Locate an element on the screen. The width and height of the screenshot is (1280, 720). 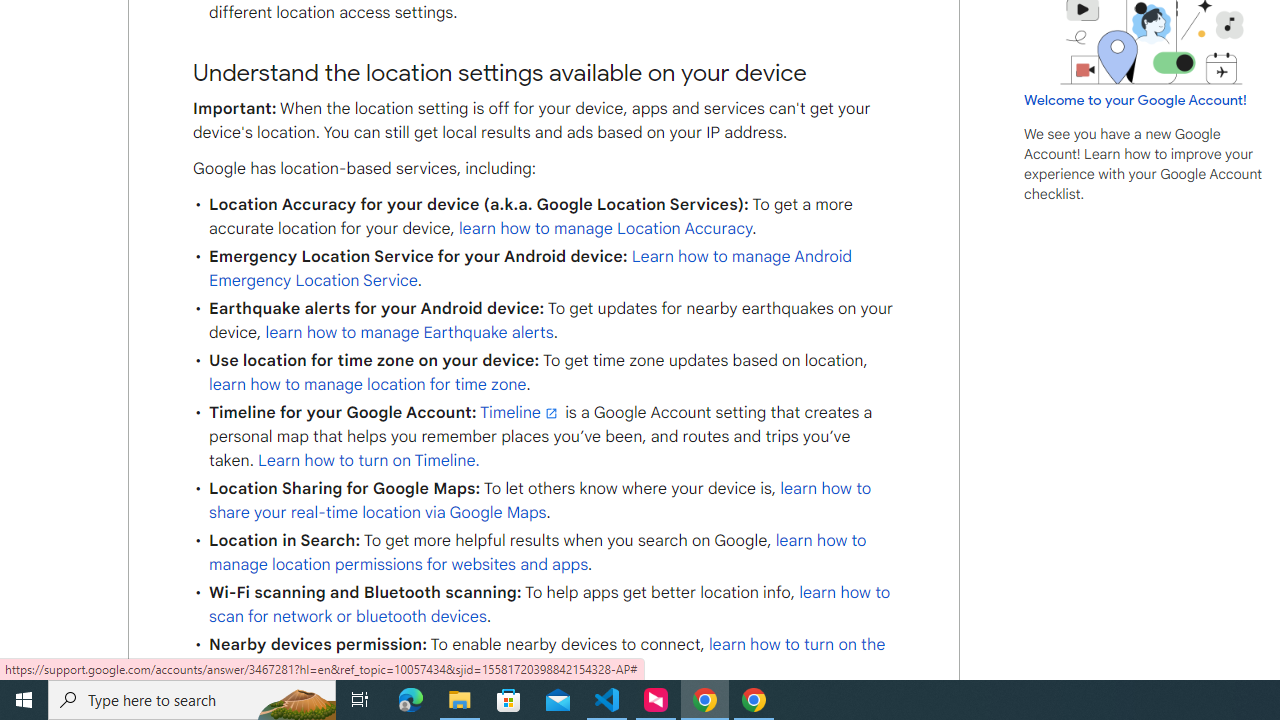
'Learn how to manage Android Emergency Location Service' is located at coordinates (530, 267).